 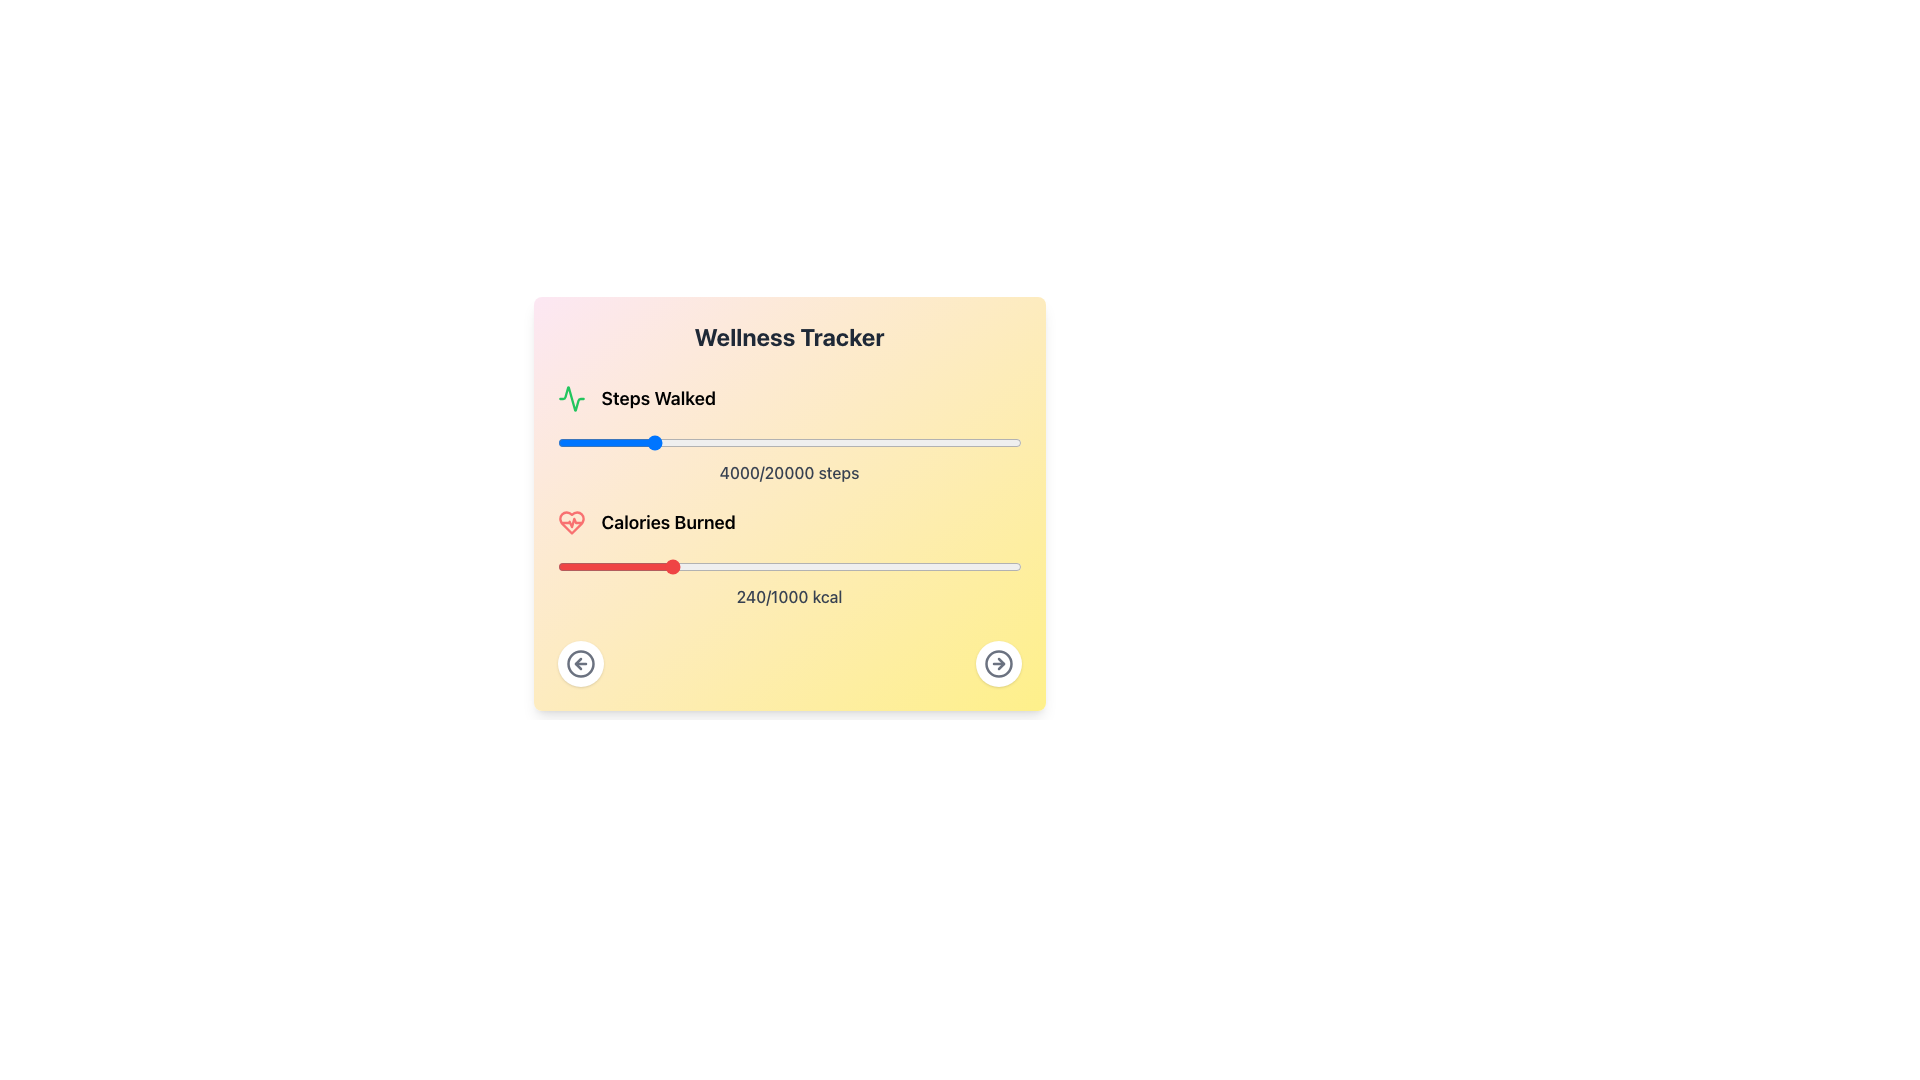 What do you see at coordinates (788, 335) in the screenshot?
I see `the 'Wellness Tracker' text label, which is a bold, large header centered at the top of the card component` at bounding box center [788, 335].